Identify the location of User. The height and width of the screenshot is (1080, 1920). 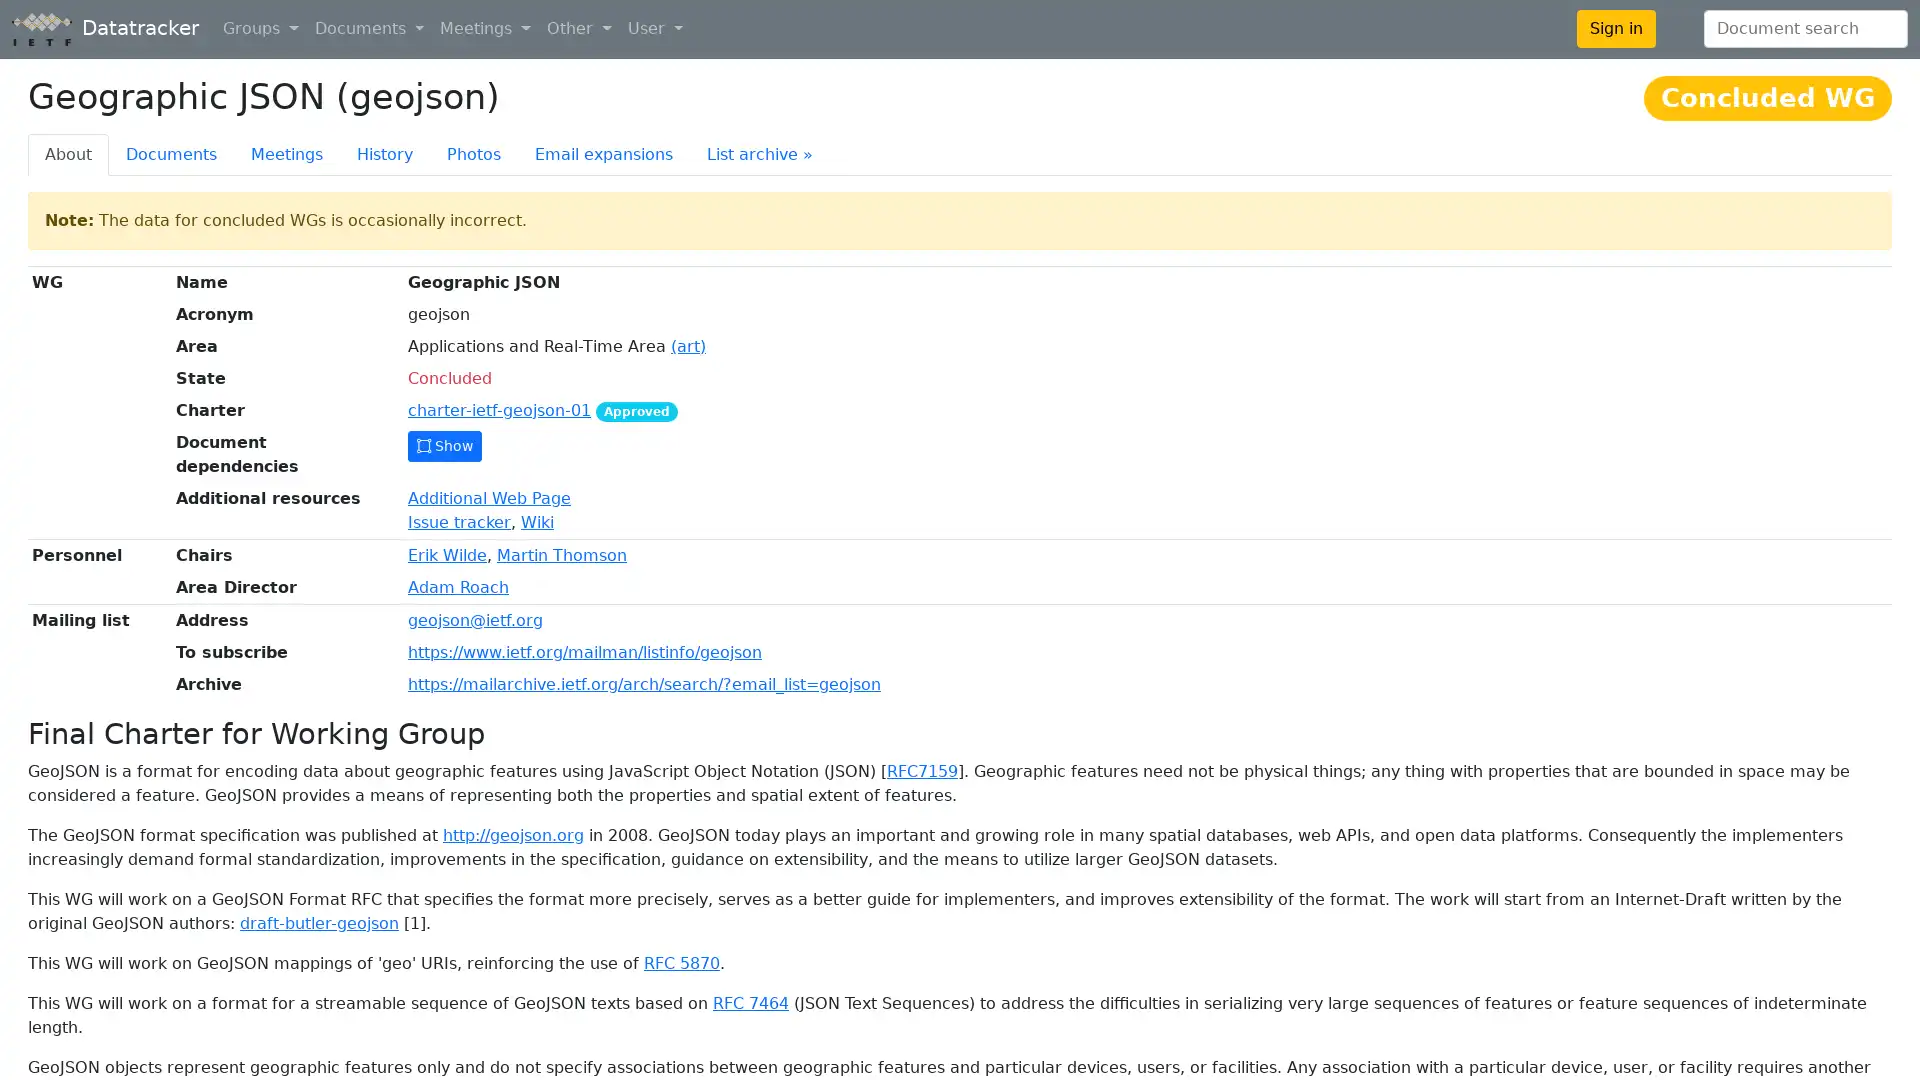
(654, 29).